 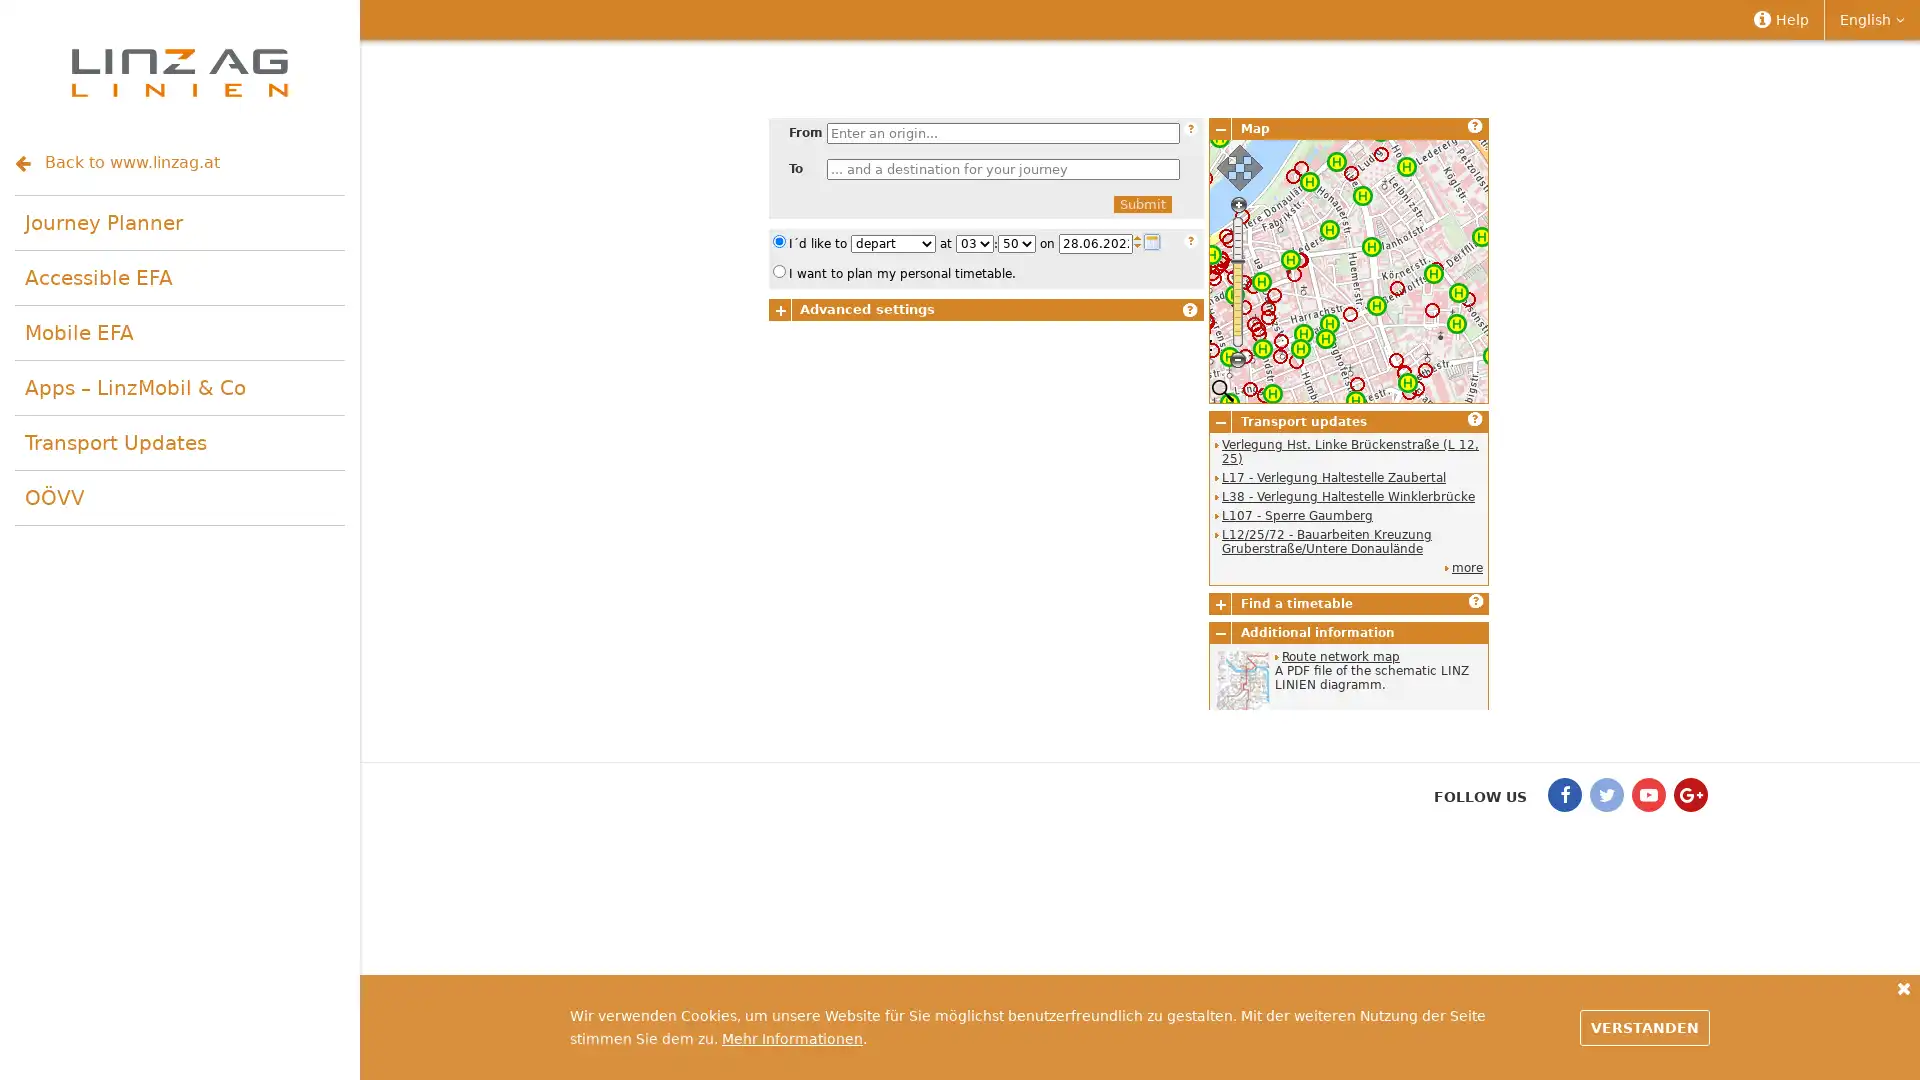 I want to click on COOKIE RICHTLINIEN SCHLIESSEN, so click(x=1903, y=987).